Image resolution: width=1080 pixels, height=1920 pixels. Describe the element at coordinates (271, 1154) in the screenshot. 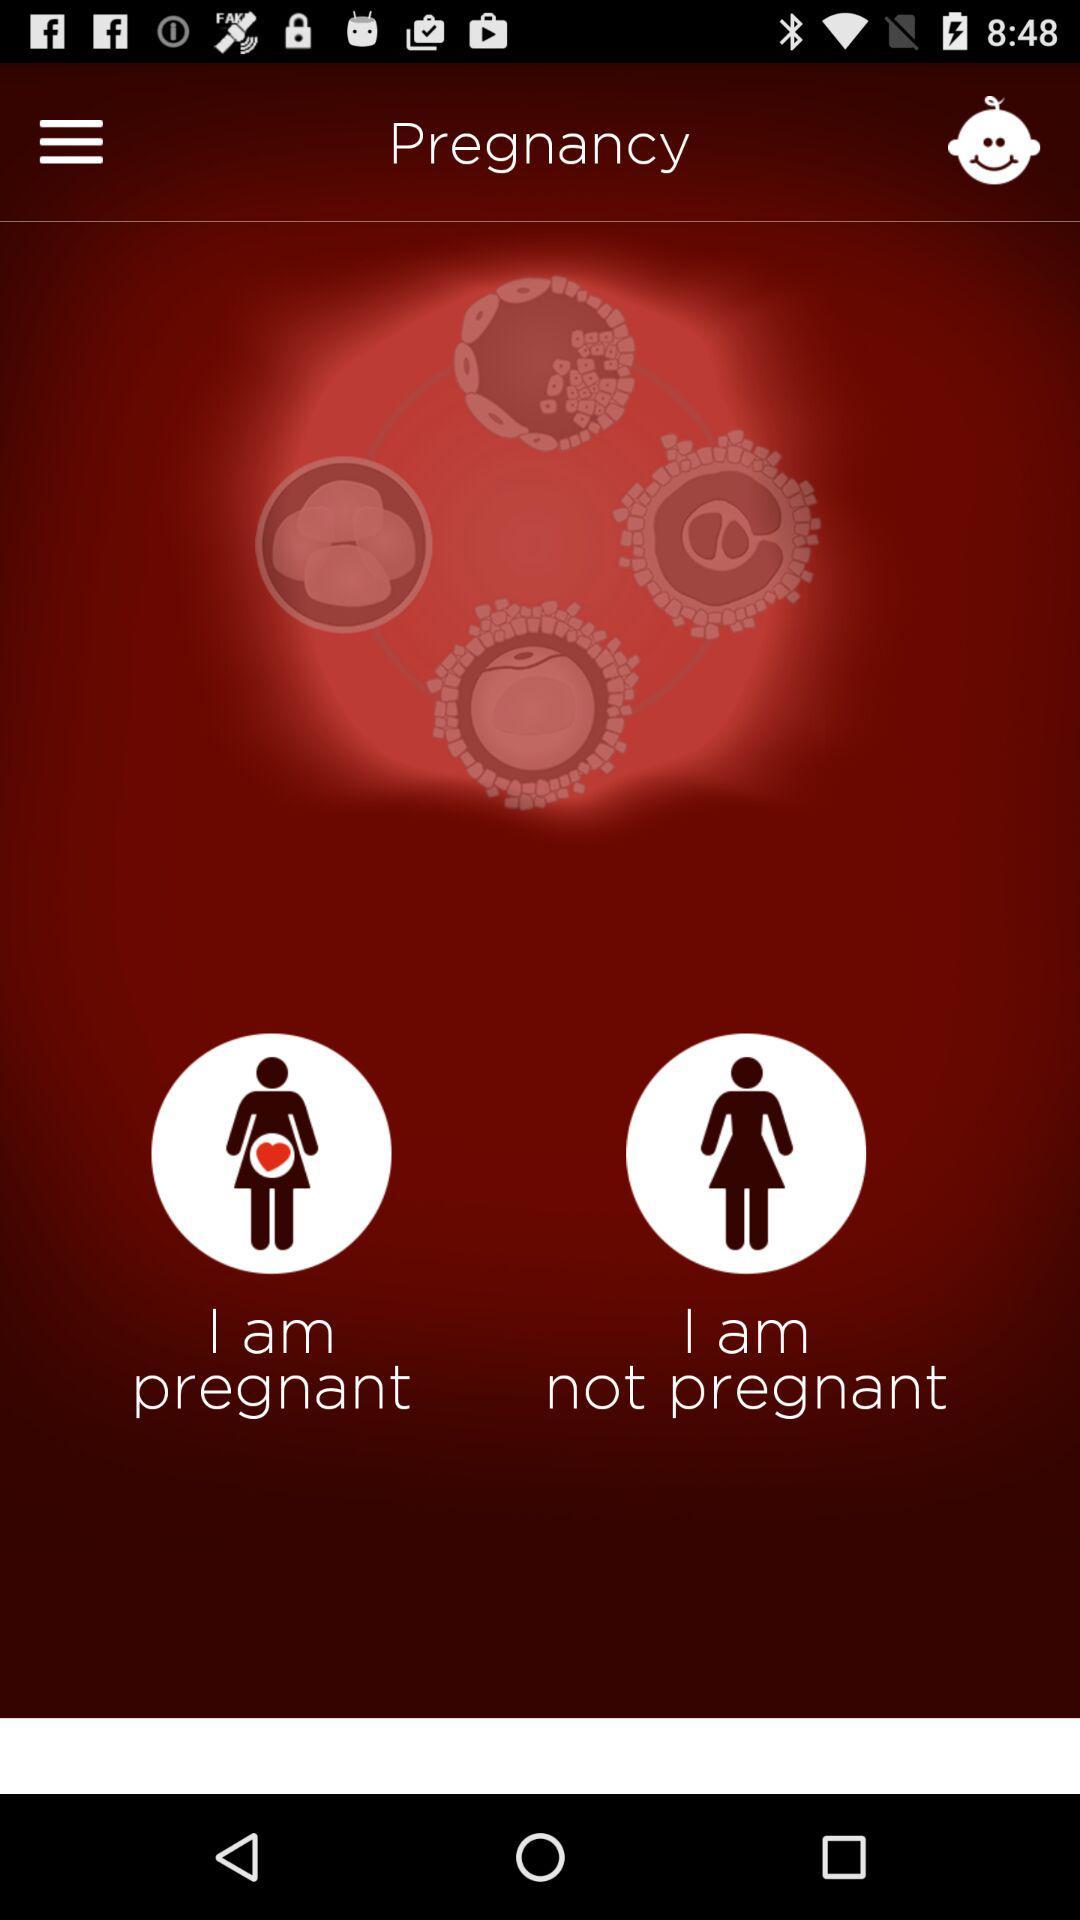

I see `click i am pregnant option` at that location.